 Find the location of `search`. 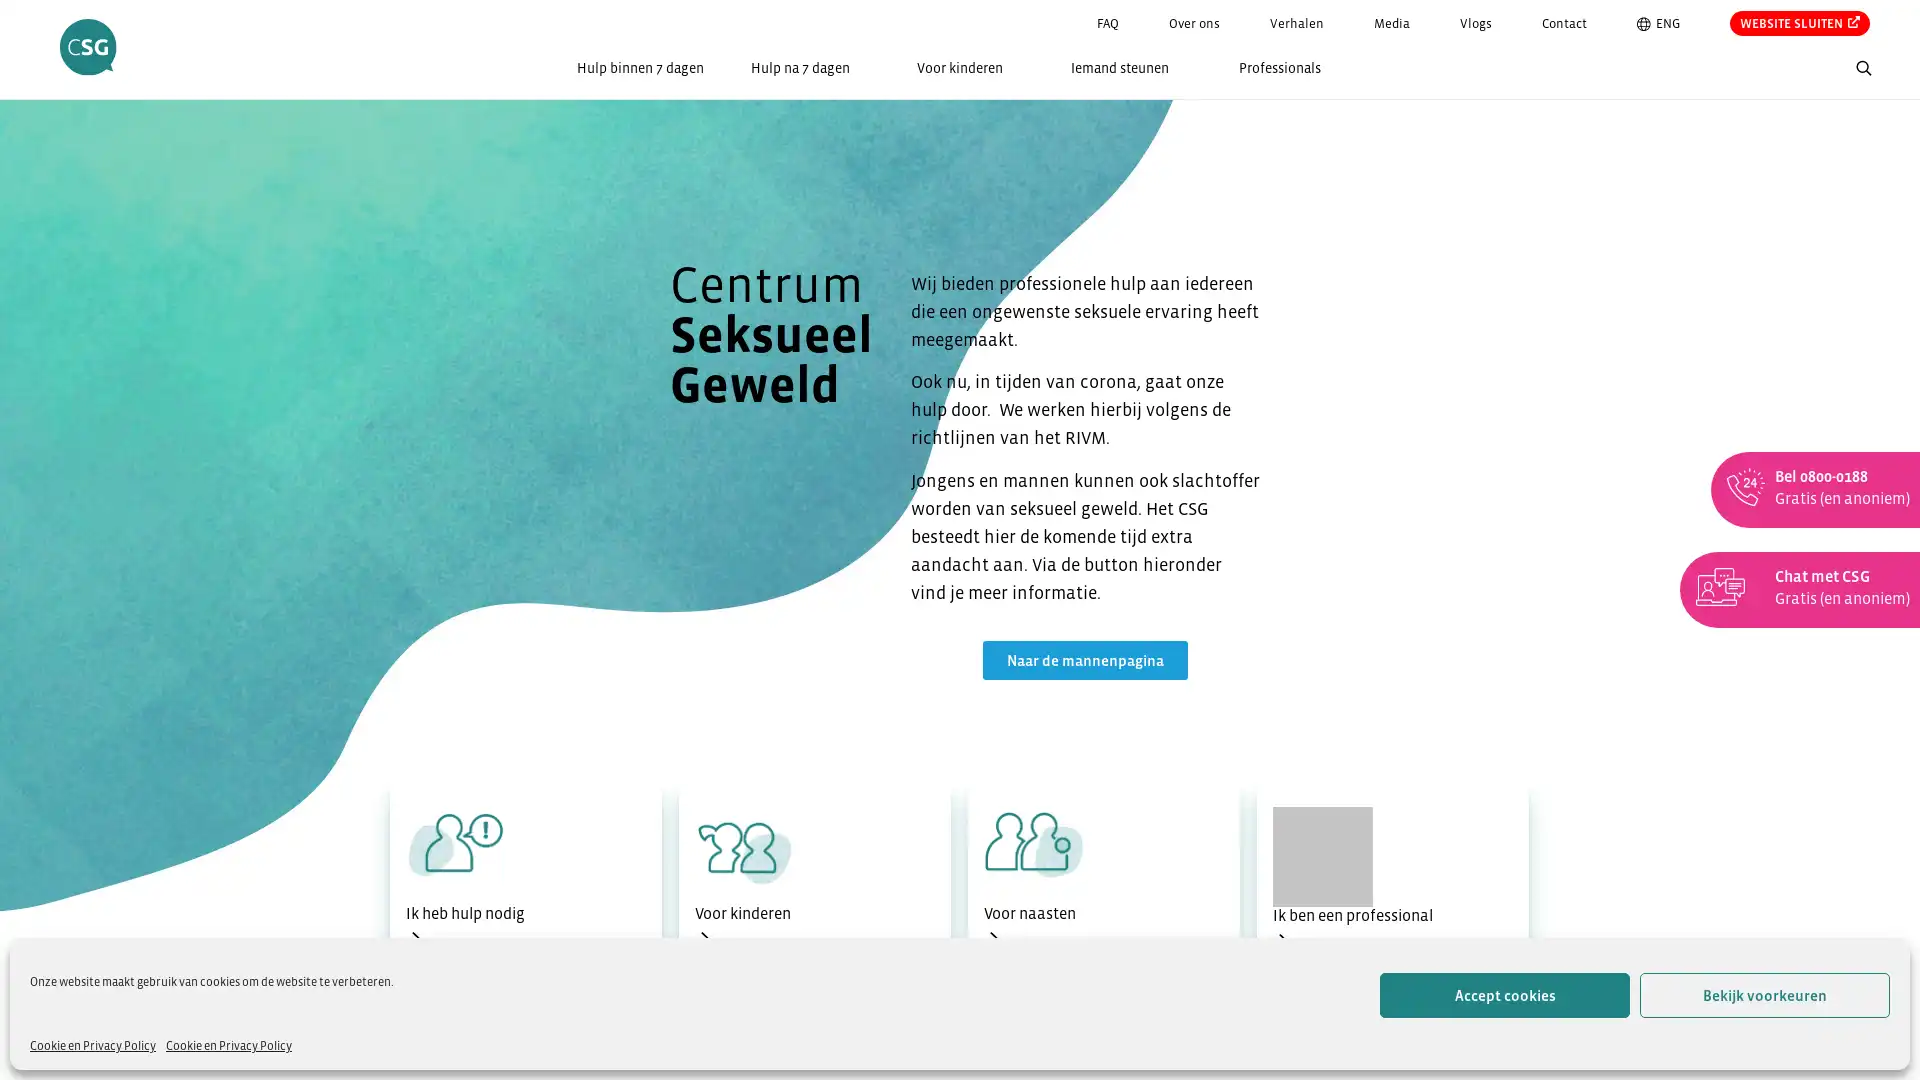

search is located at coordinates (1899, 71).